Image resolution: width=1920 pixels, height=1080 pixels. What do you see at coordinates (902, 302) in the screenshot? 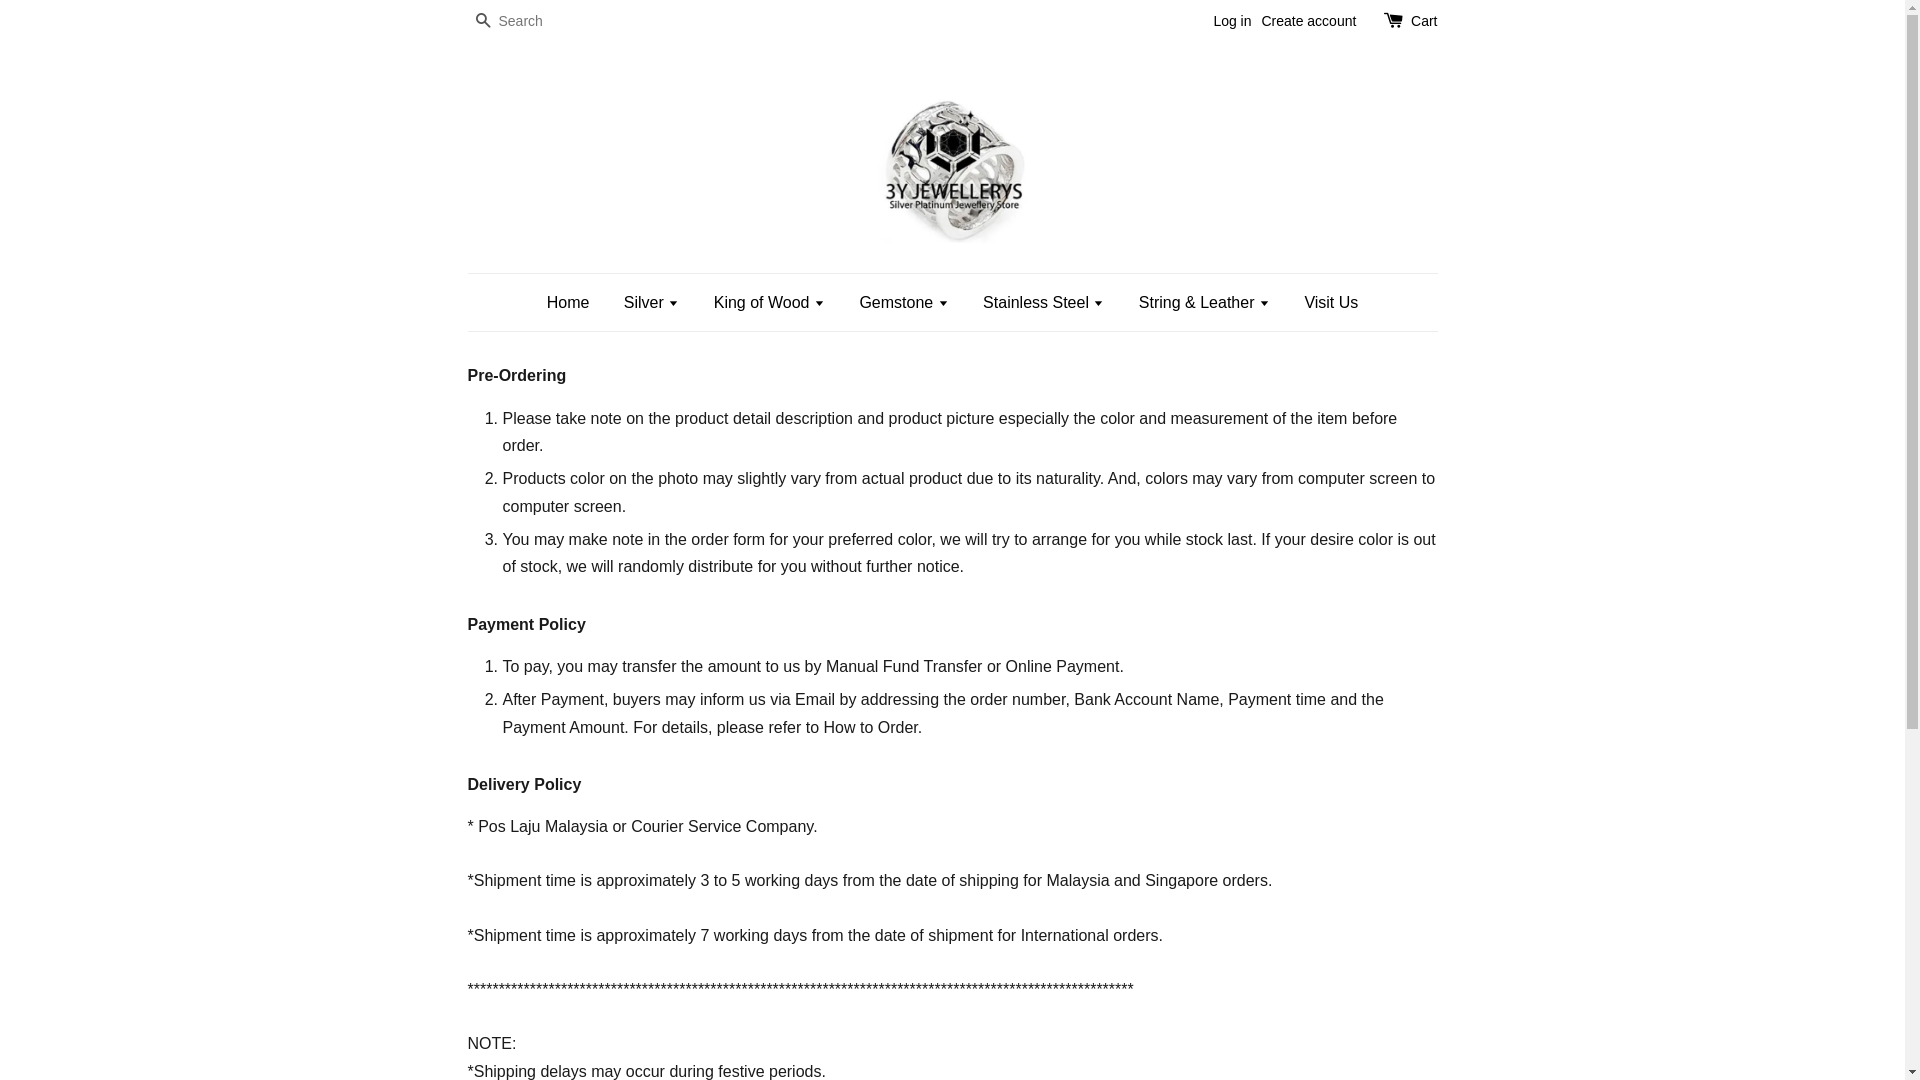
I see `'Gemstone'` at bounding box center [902, 302].